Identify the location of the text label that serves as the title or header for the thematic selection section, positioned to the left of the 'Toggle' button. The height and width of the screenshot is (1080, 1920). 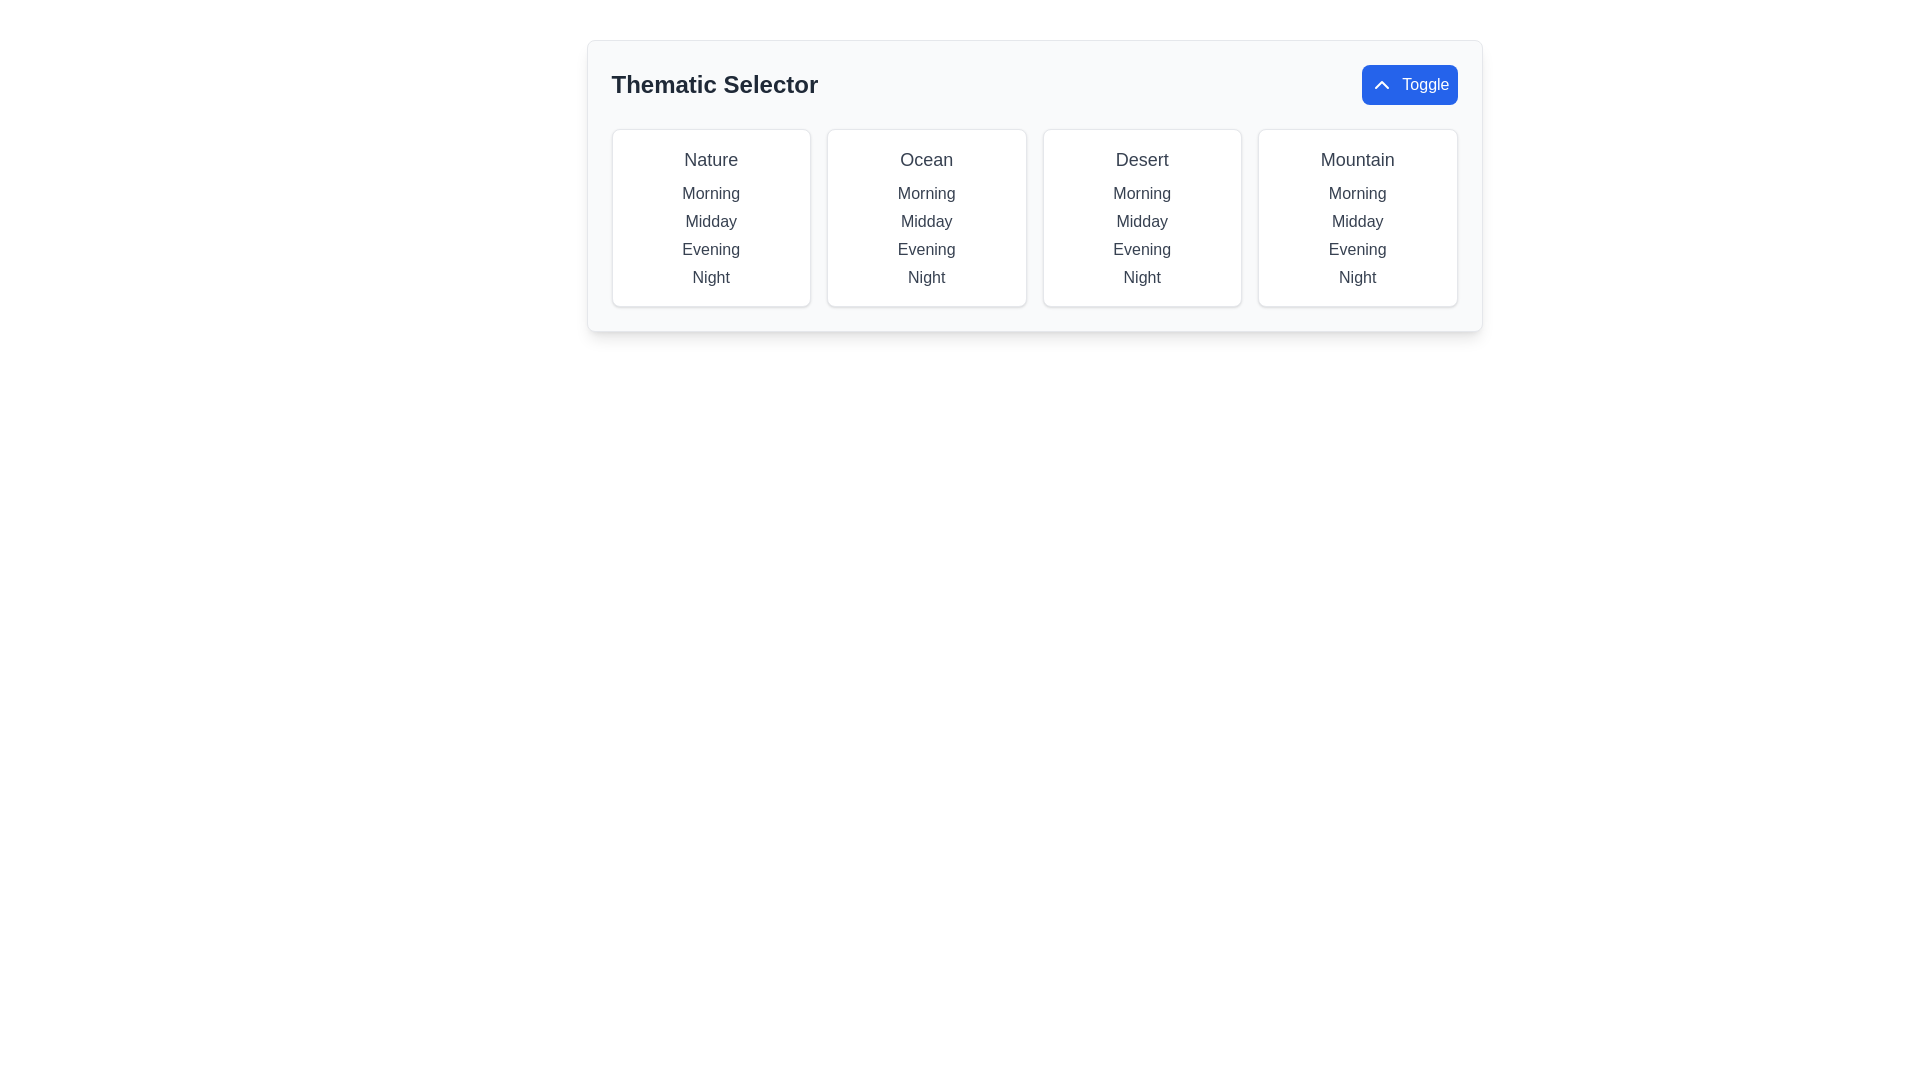
(714, 83).